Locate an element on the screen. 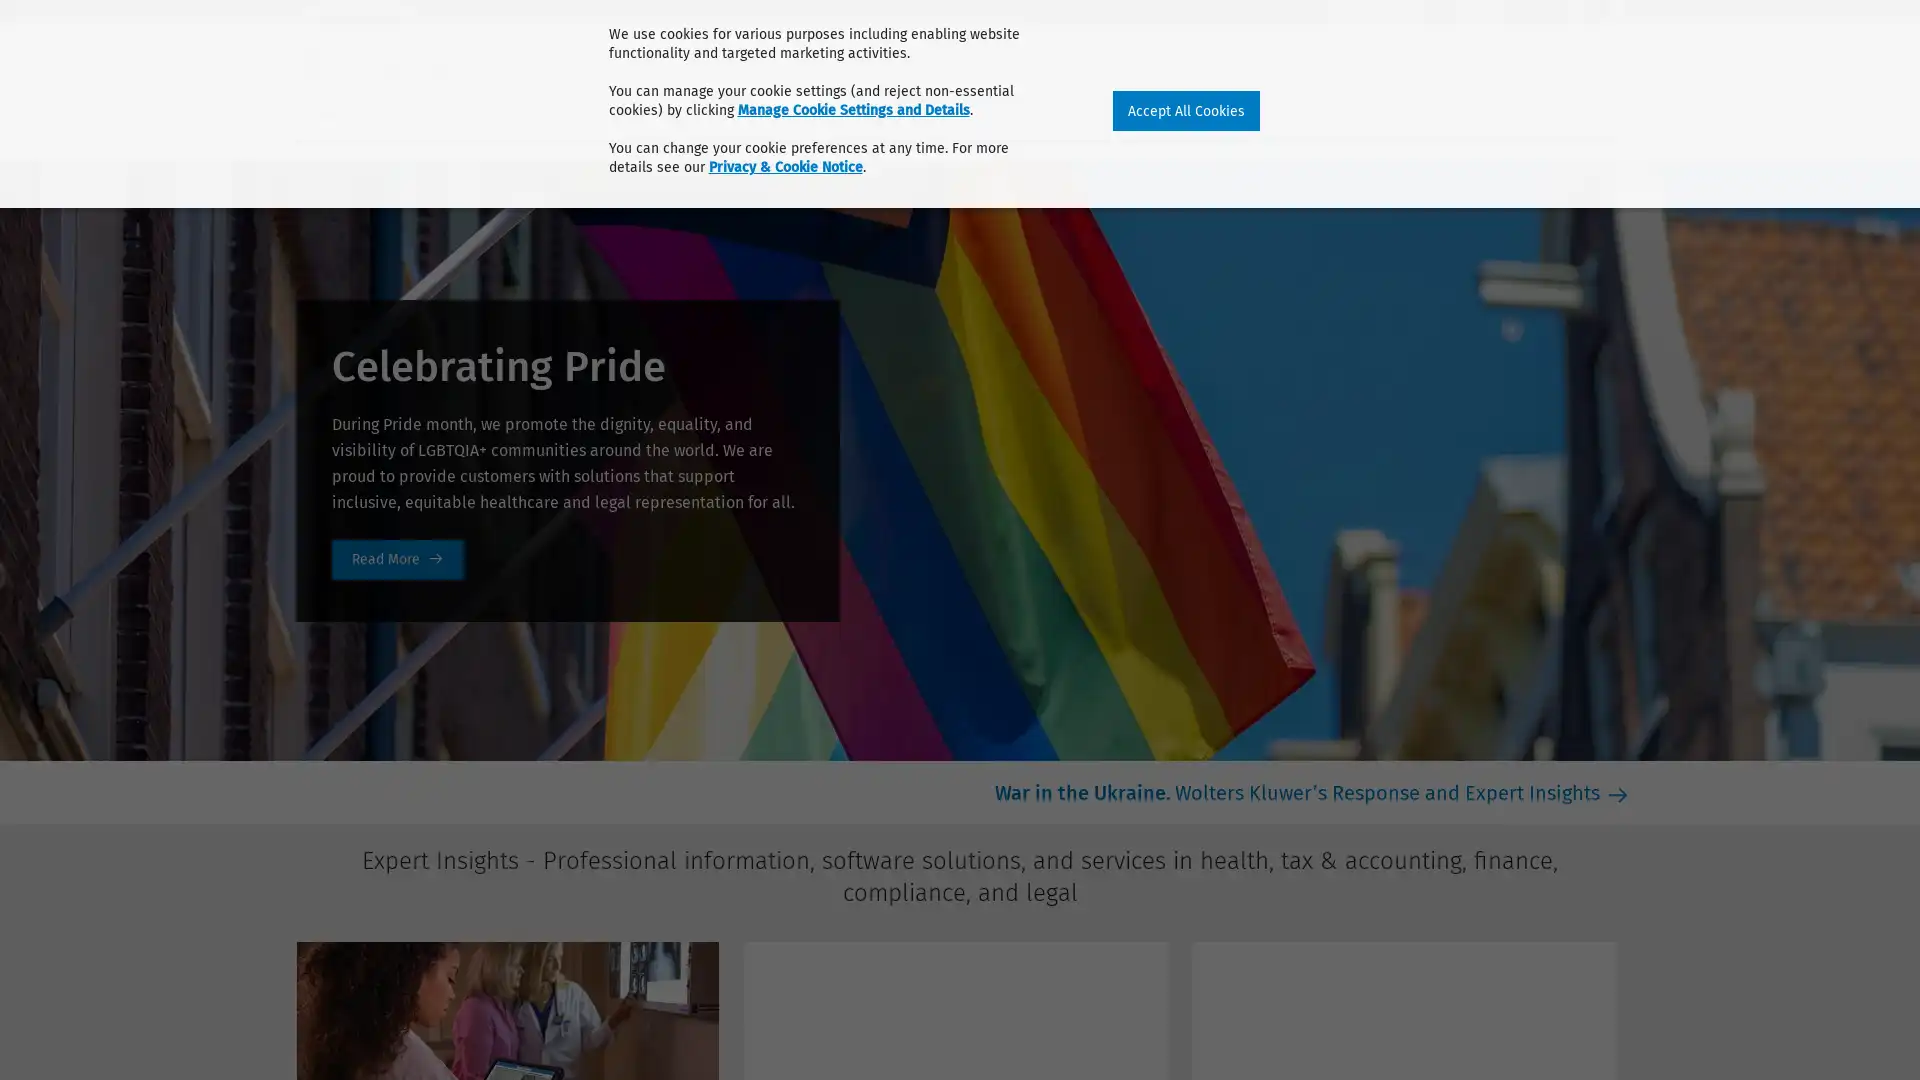  Compliance is located at coordinates (758, 112).